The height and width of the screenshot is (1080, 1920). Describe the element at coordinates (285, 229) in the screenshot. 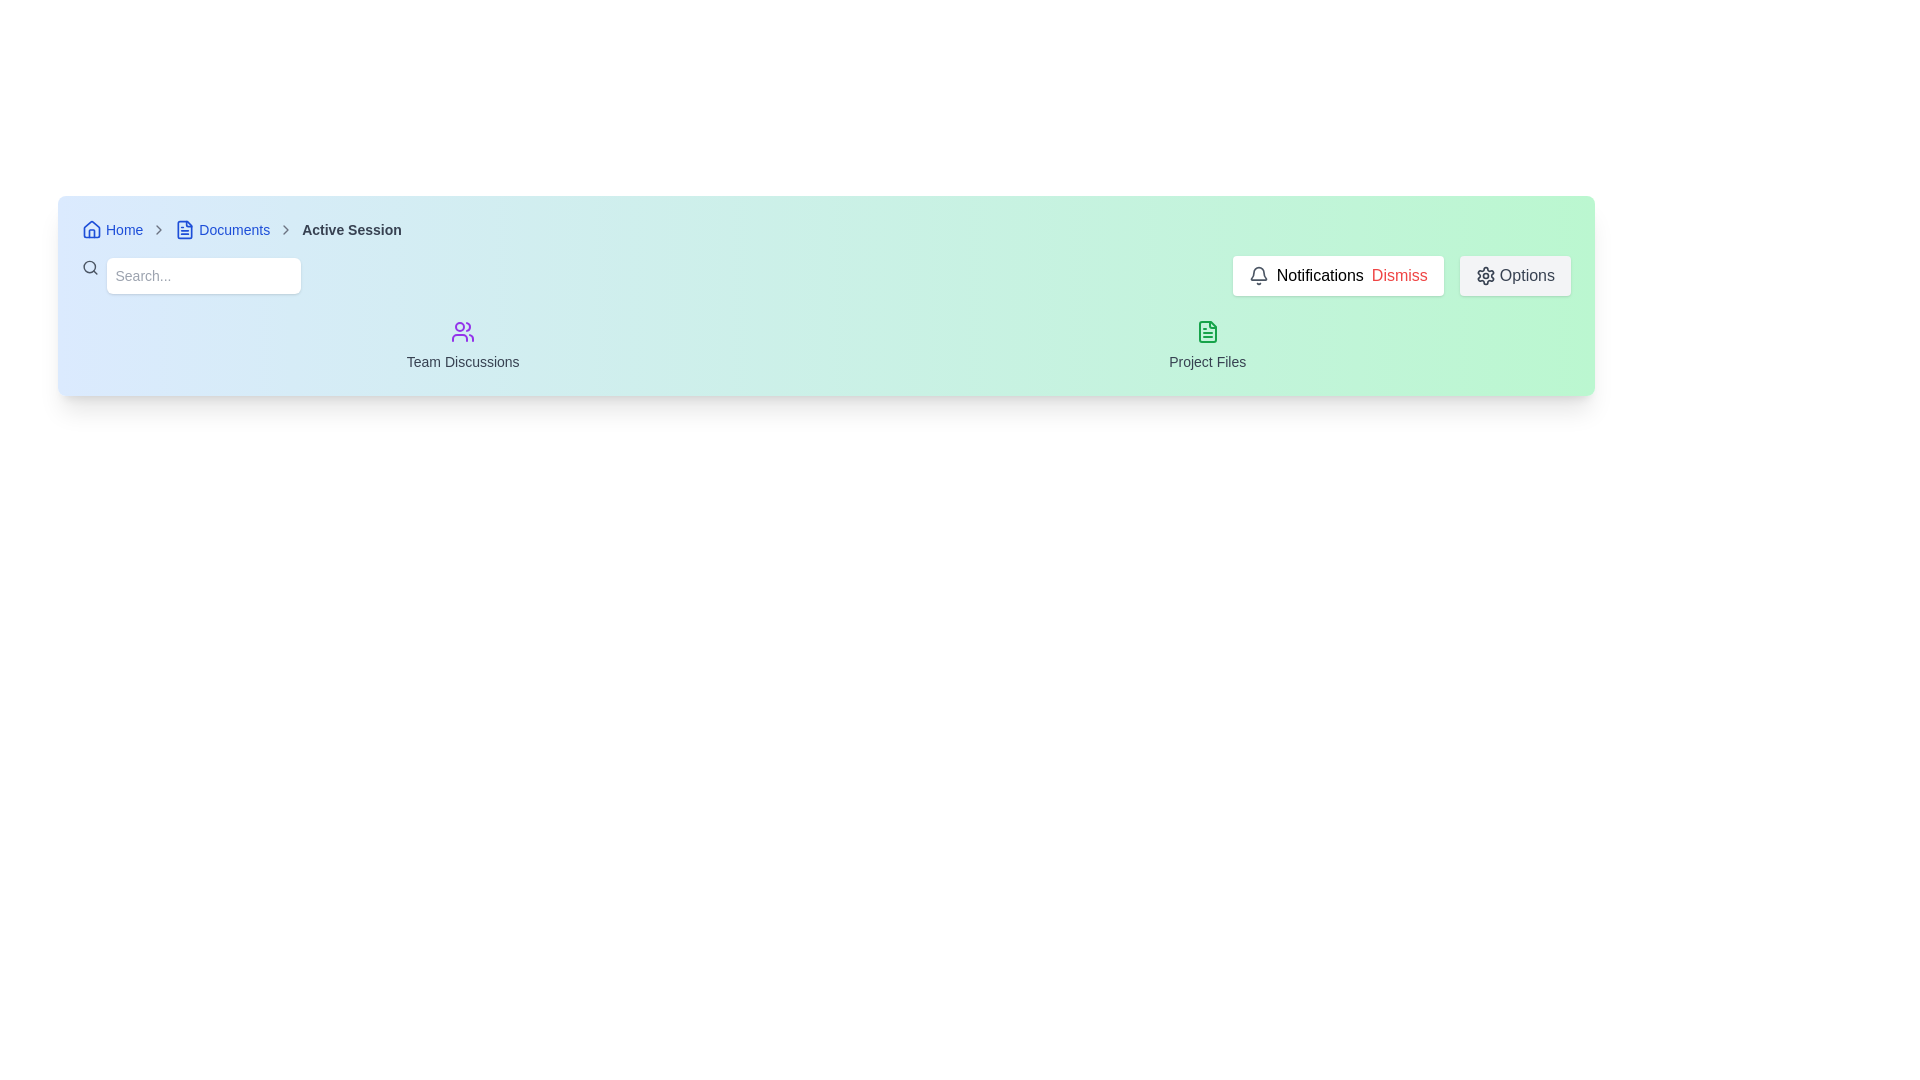

I see `rightward chevron icon in the breadcrumb navigation bar, which is styled using the Lucide icon library and is positioned between the 'Documents' link and 'Active Session'` at that location.